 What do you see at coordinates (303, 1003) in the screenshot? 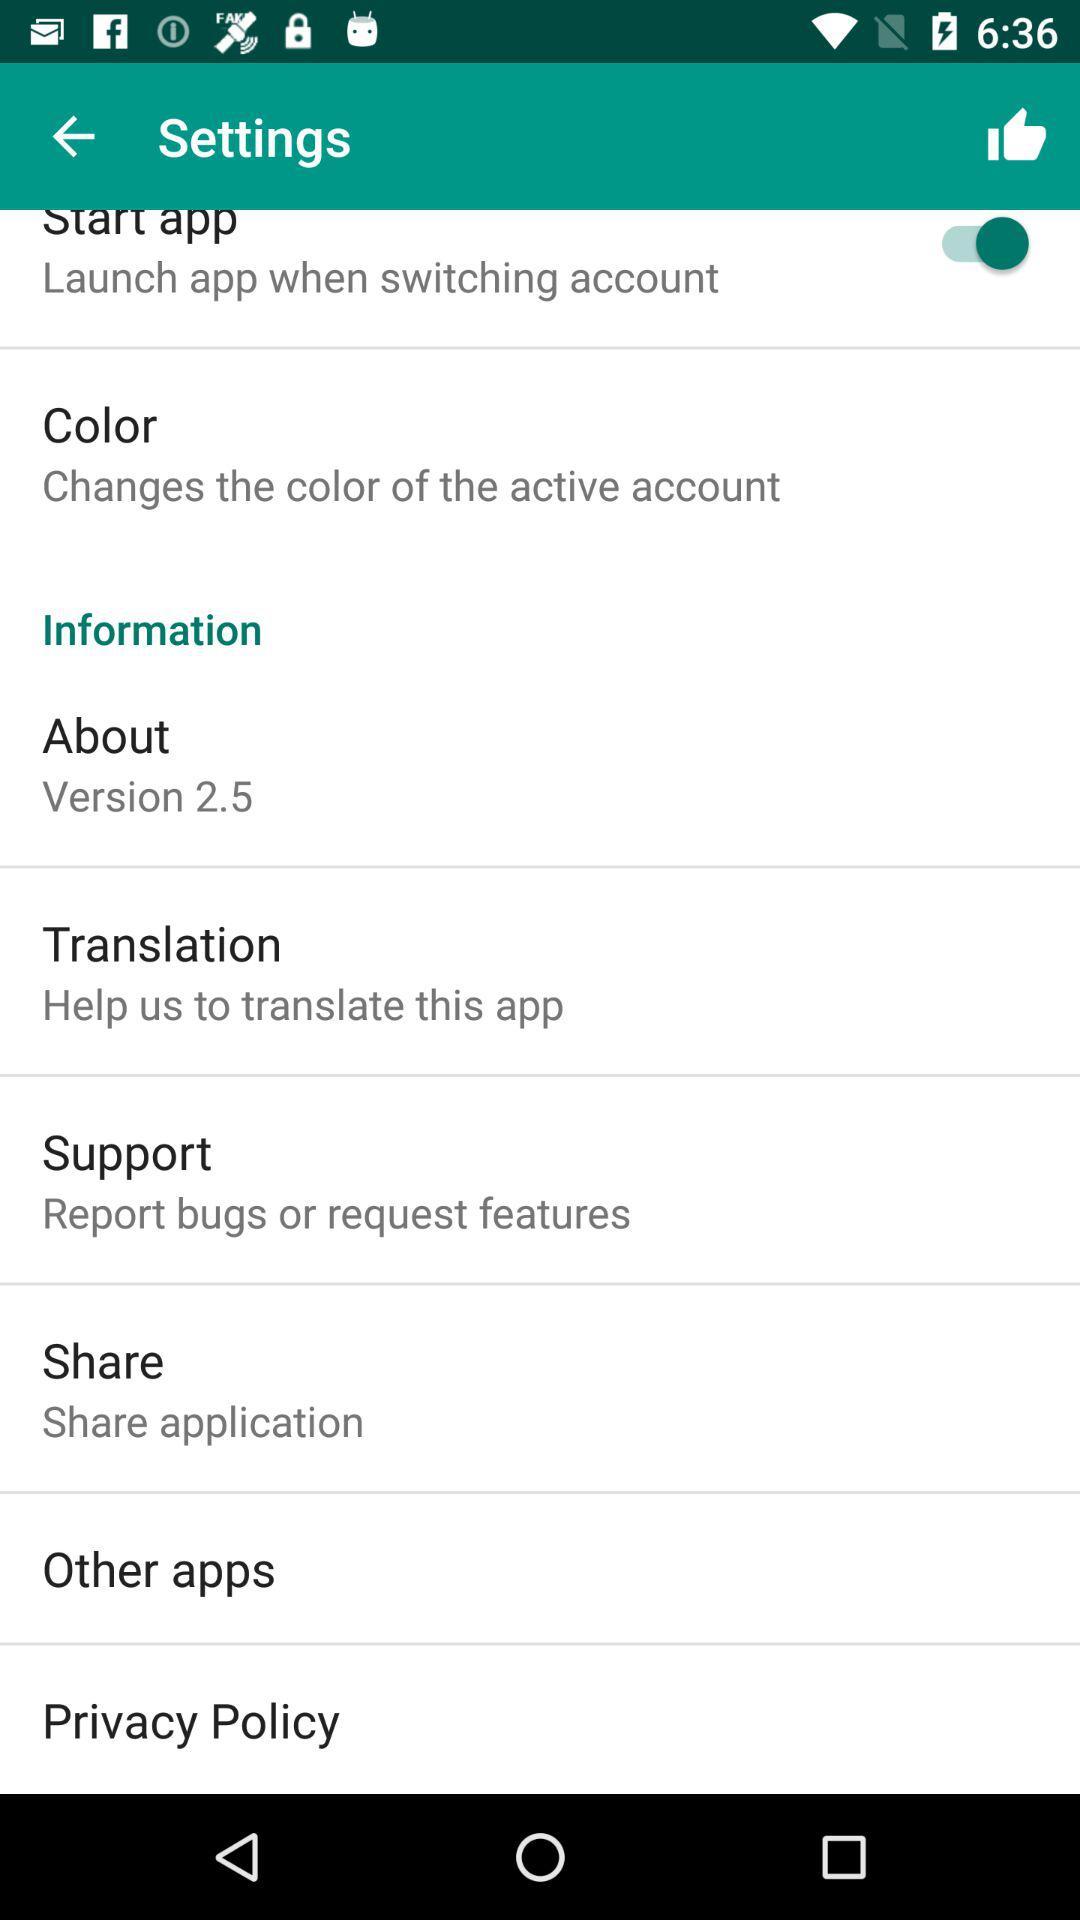
I see `help us to icon` at bounding box center [303, 1003].